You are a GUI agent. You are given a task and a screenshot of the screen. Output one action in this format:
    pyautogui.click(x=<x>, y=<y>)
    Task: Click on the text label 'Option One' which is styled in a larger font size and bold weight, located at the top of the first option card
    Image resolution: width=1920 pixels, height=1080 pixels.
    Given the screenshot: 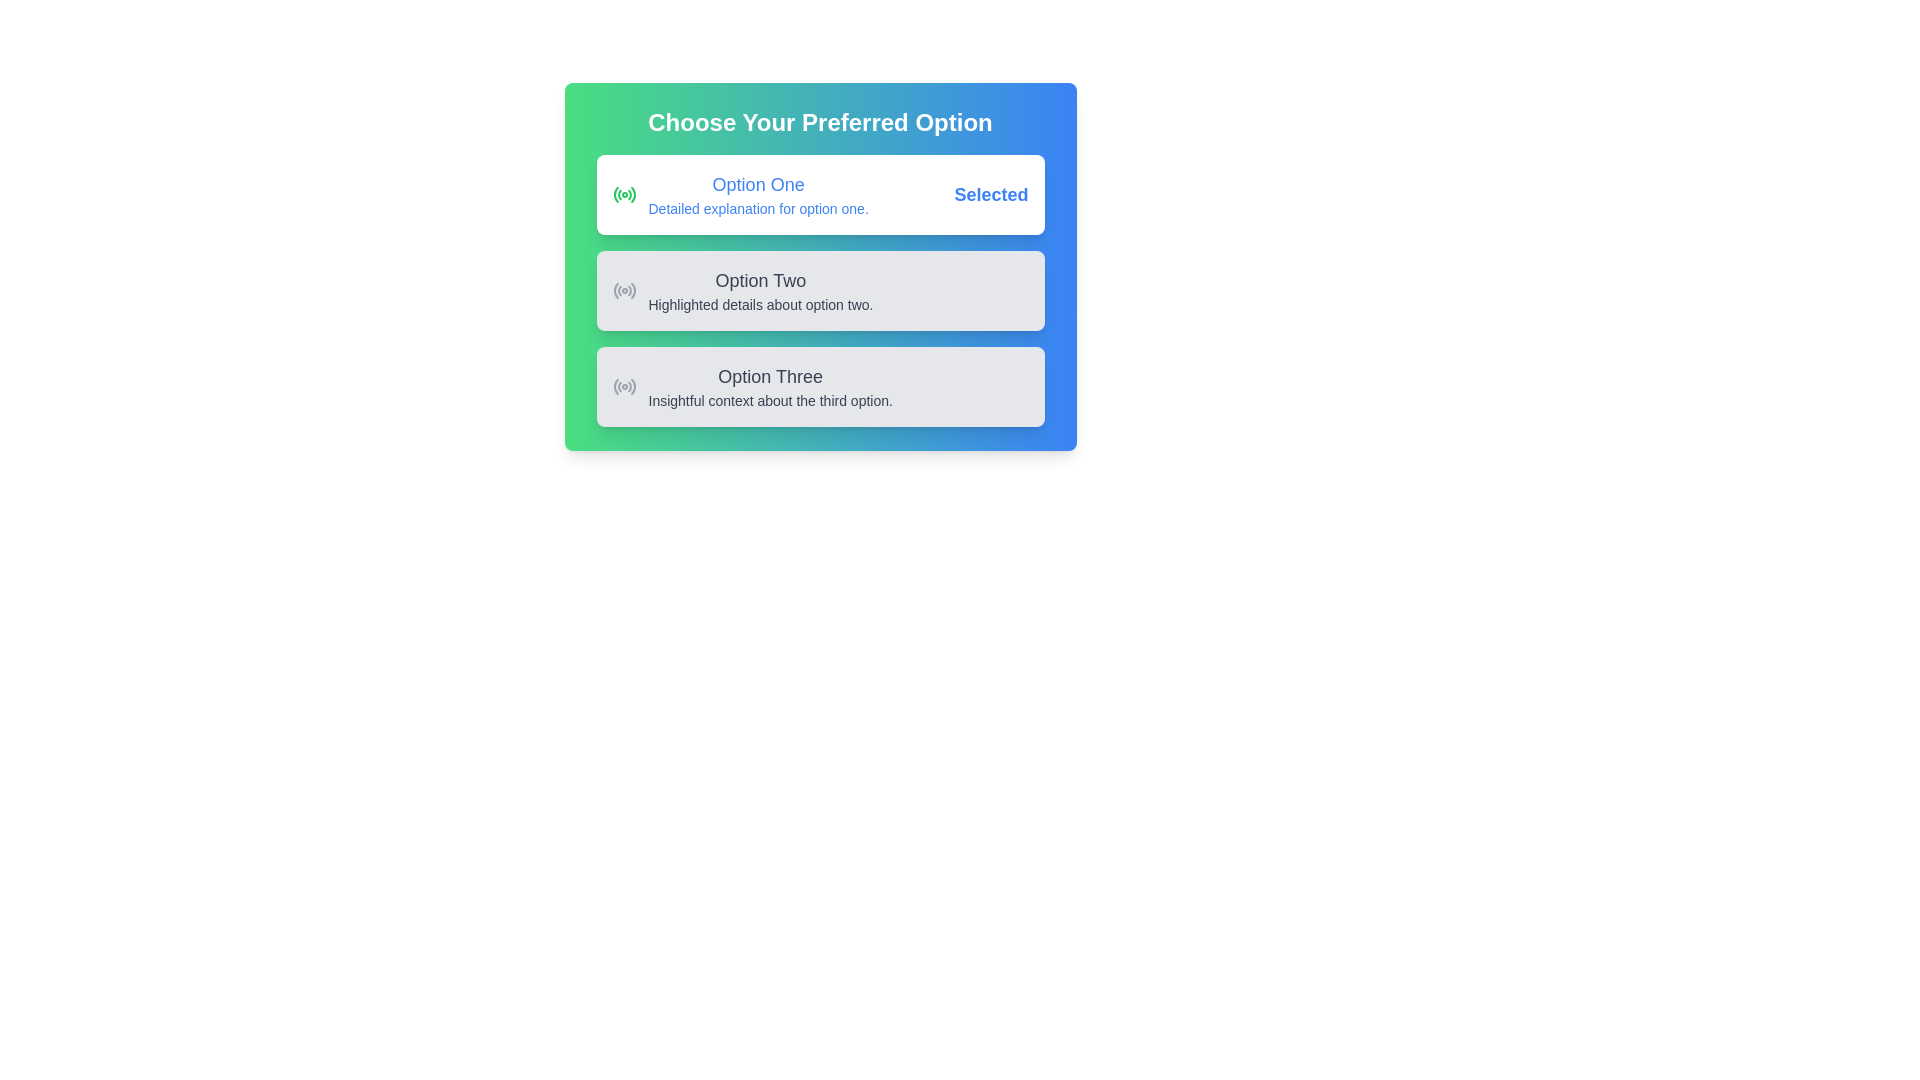 What is the action you would take?
    pyautogui.click(x=757, y=185)
    